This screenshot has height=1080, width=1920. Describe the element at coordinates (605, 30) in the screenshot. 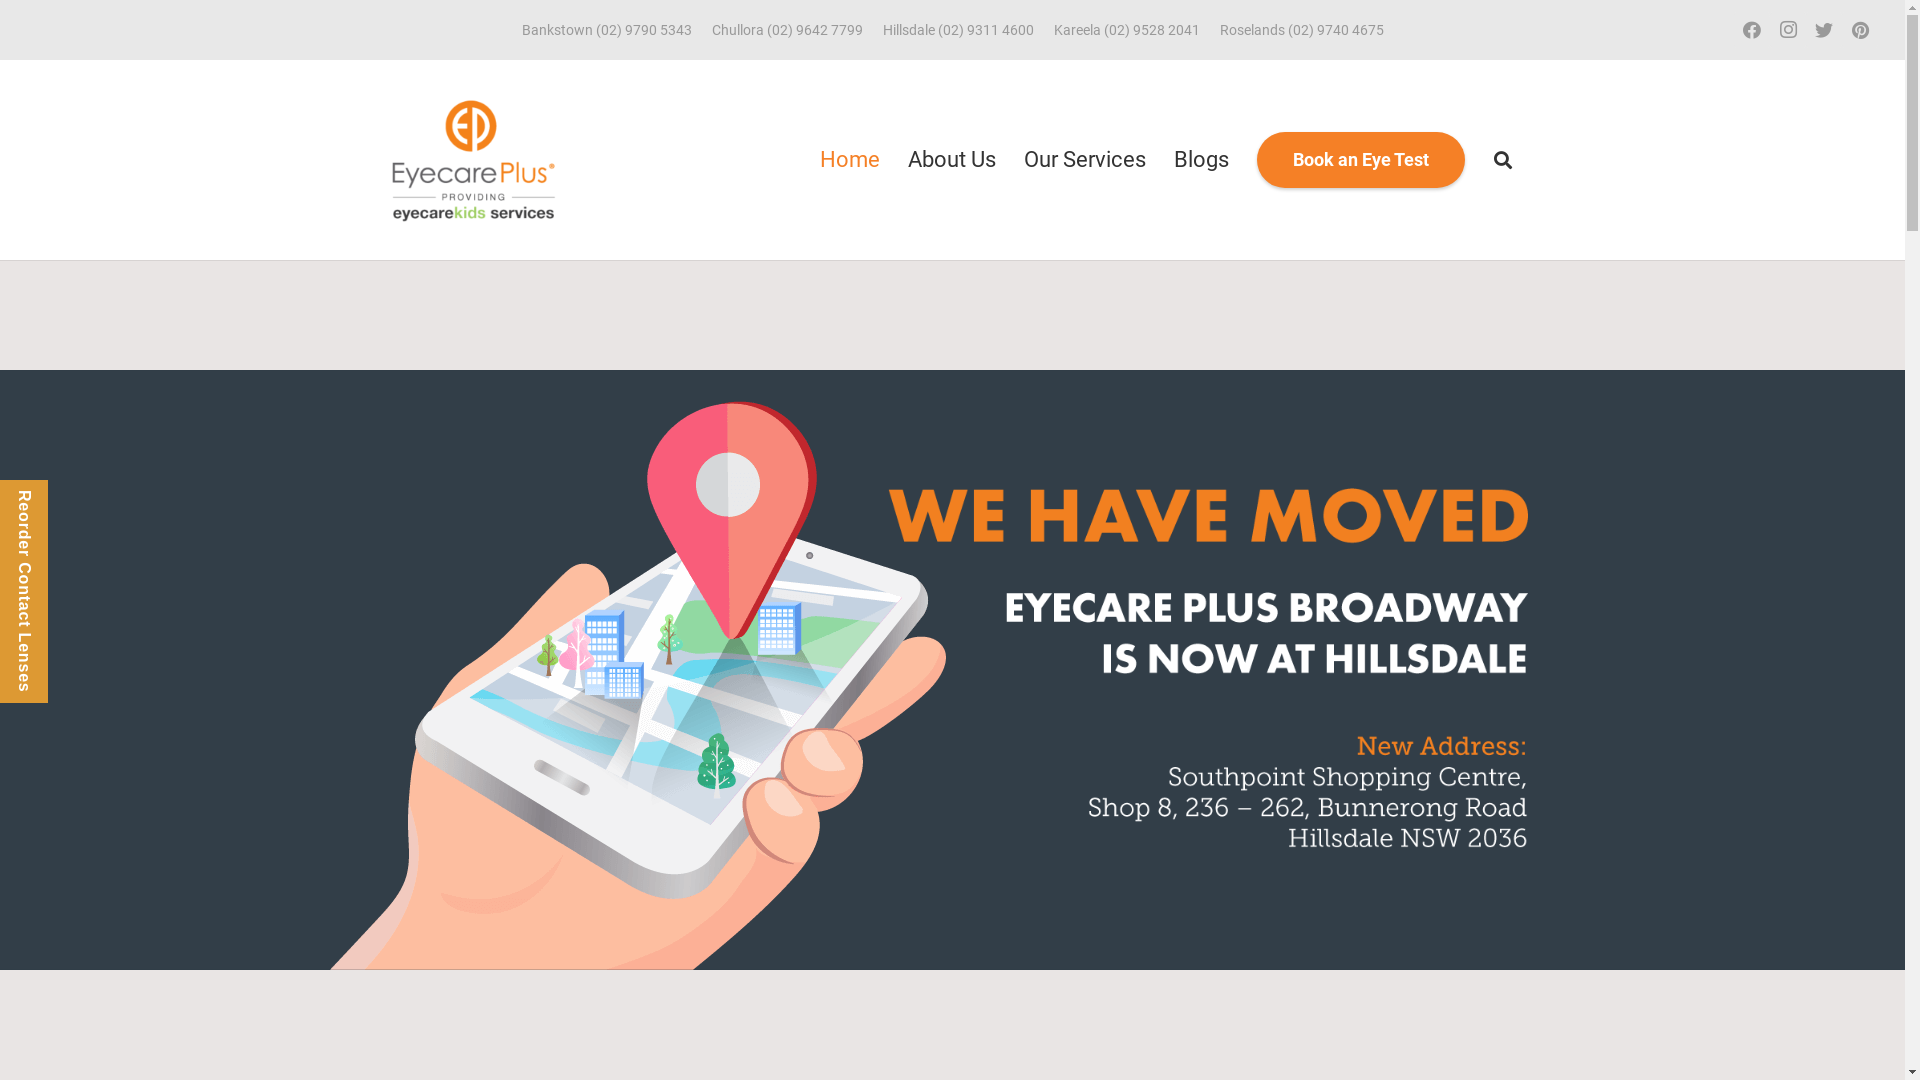

I see `'Bankstown (02) 9790 5343'` at that location.